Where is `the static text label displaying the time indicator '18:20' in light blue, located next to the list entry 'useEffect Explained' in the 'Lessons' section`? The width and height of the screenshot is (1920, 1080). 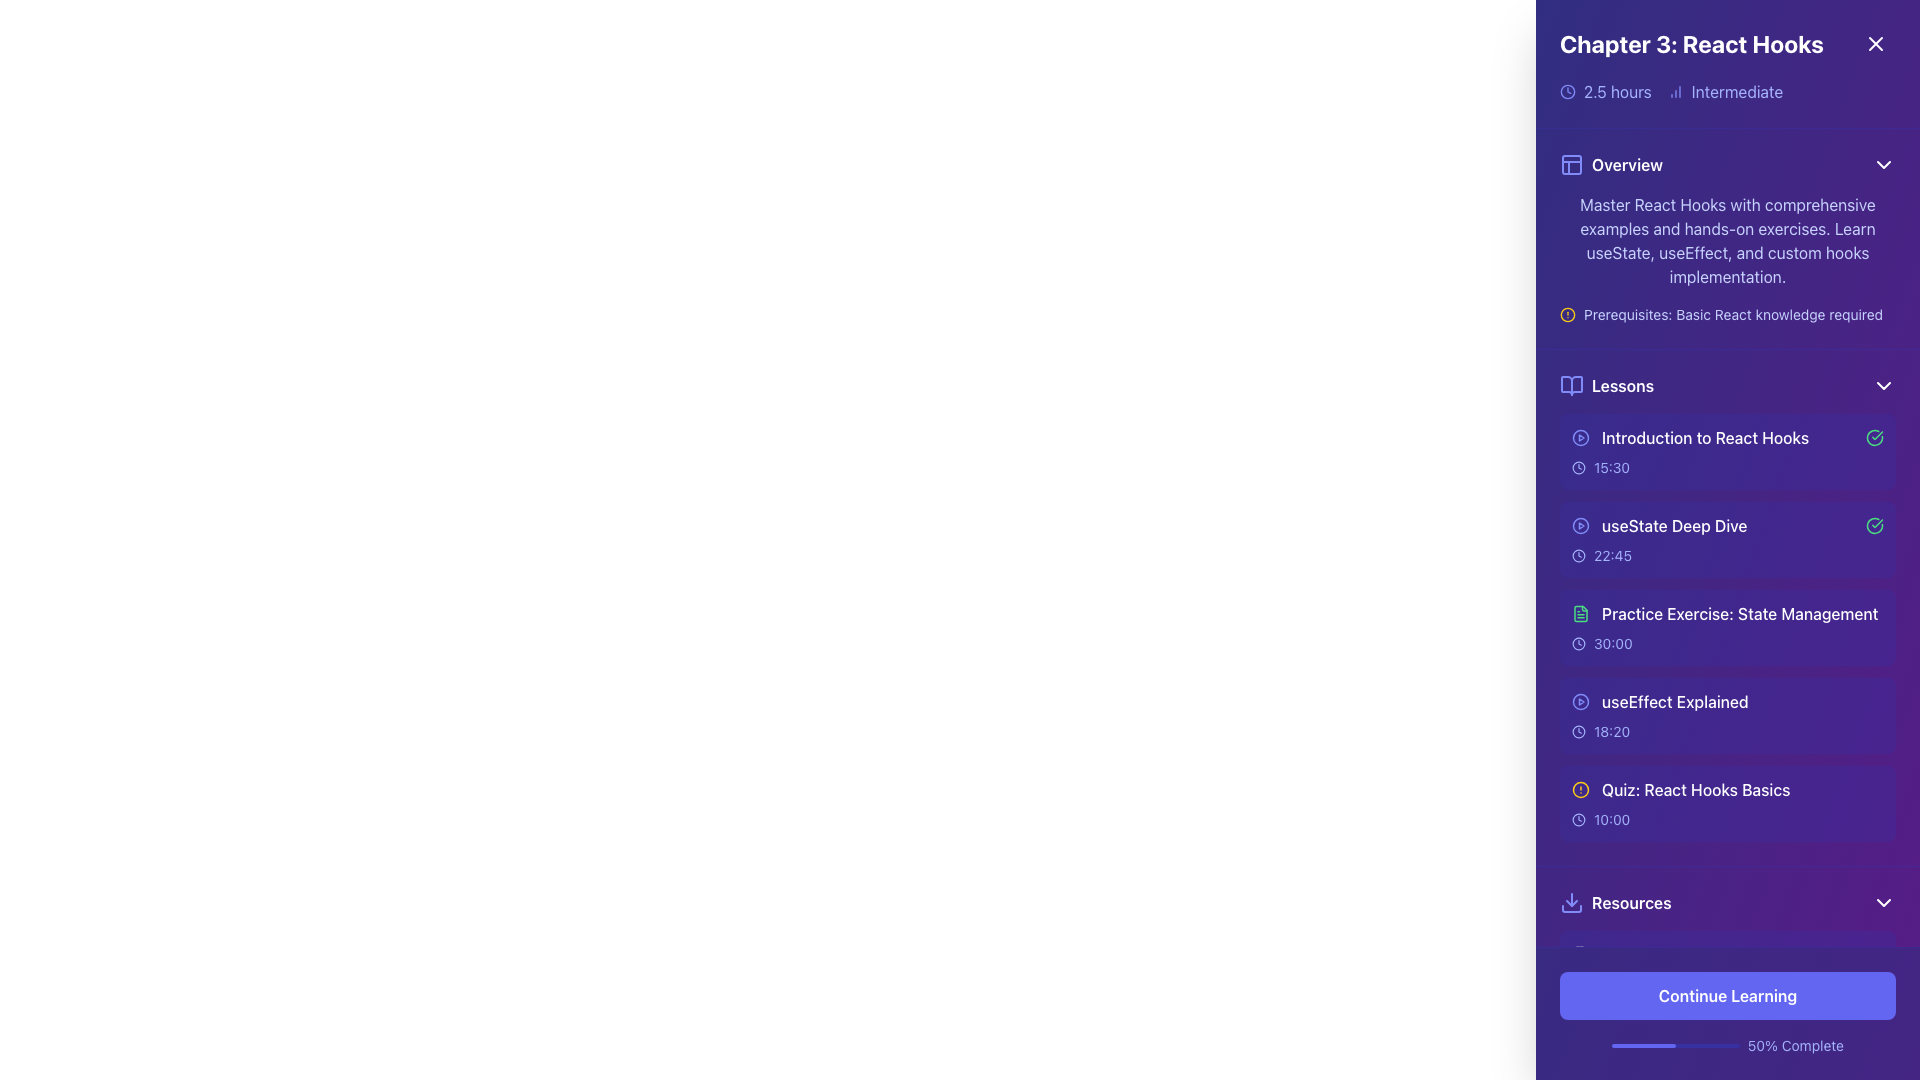 the static text label displaying the time indicator '18:20' in light blue, located next to the list entry 'useEffect Explained' in the 'Lessons' section is located at coordinates (1612, 732).